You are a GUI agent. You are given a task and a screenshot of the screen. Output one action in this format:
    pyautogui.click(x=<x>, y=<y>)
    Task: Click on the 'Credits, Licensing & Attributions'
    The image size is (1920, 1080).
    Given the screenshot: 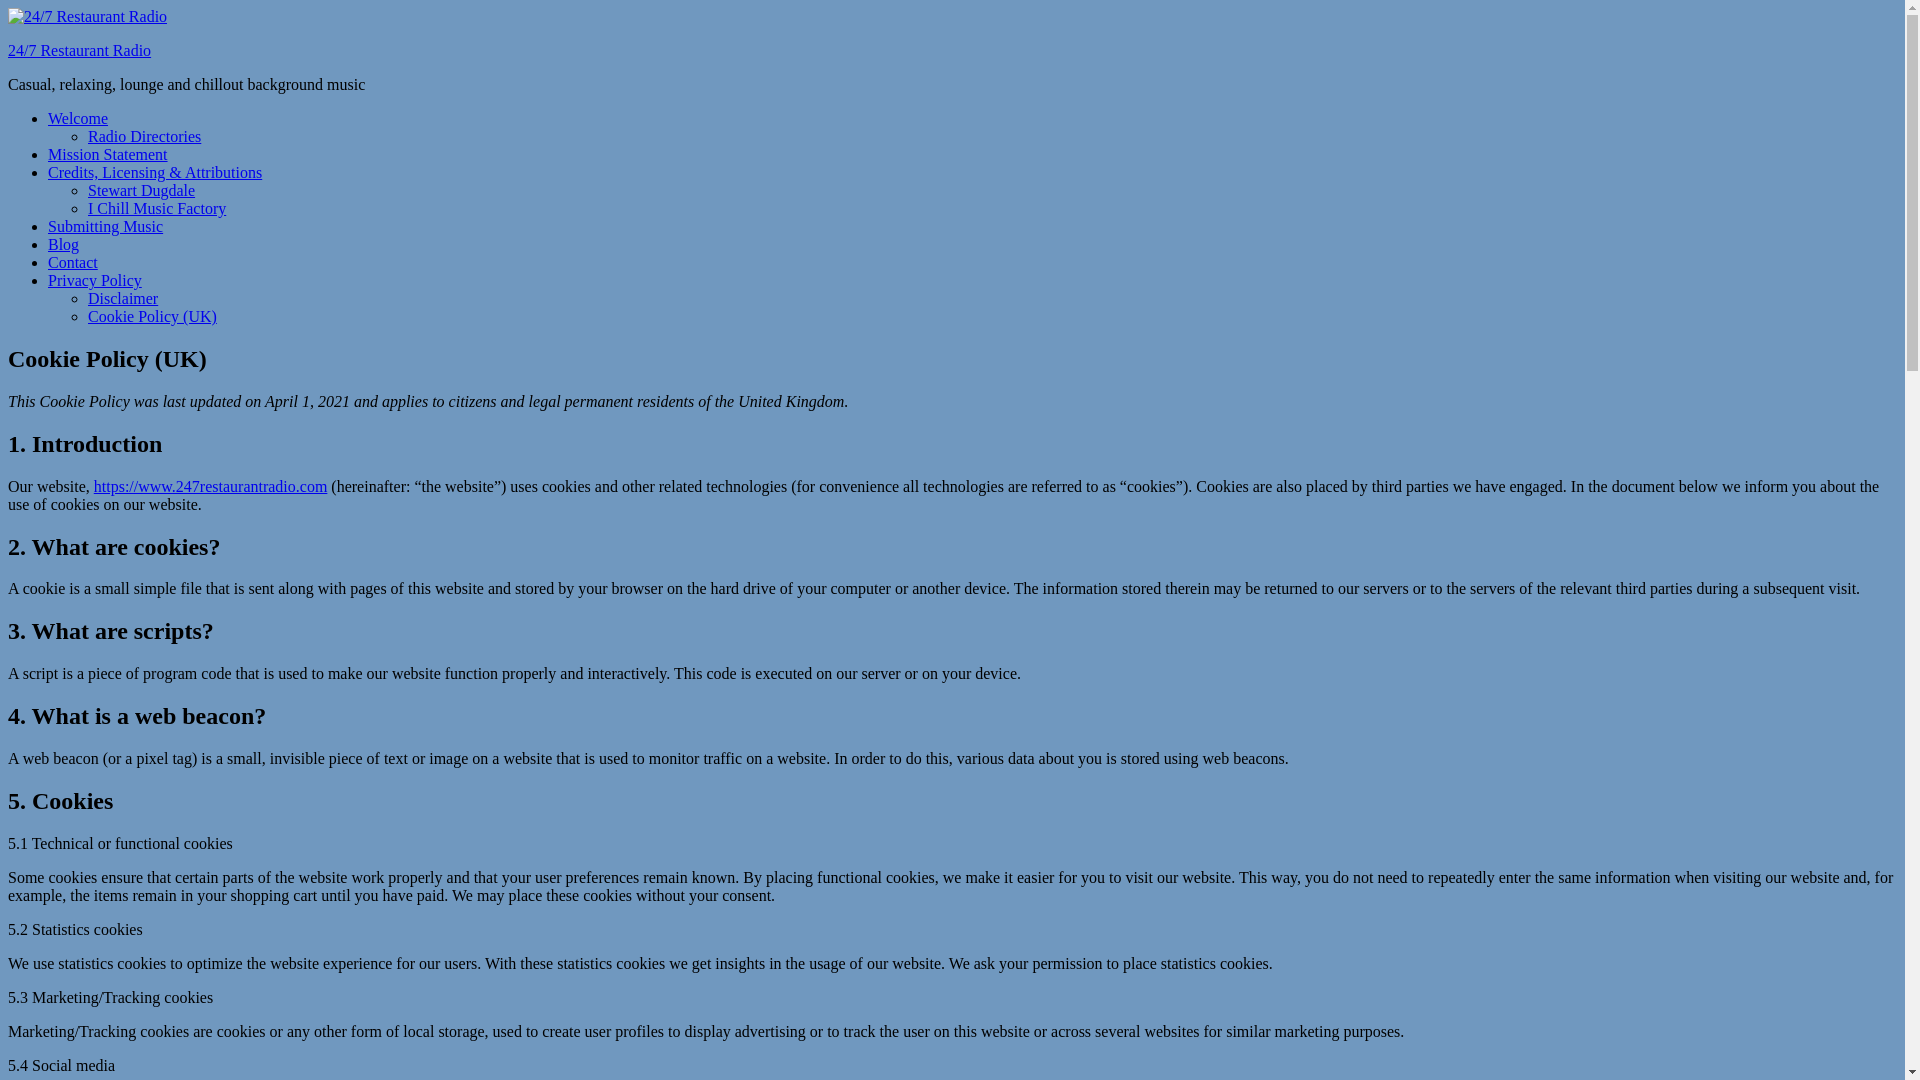 What is the action you would take?
    pyautogui.click(x=153, y=171)
    